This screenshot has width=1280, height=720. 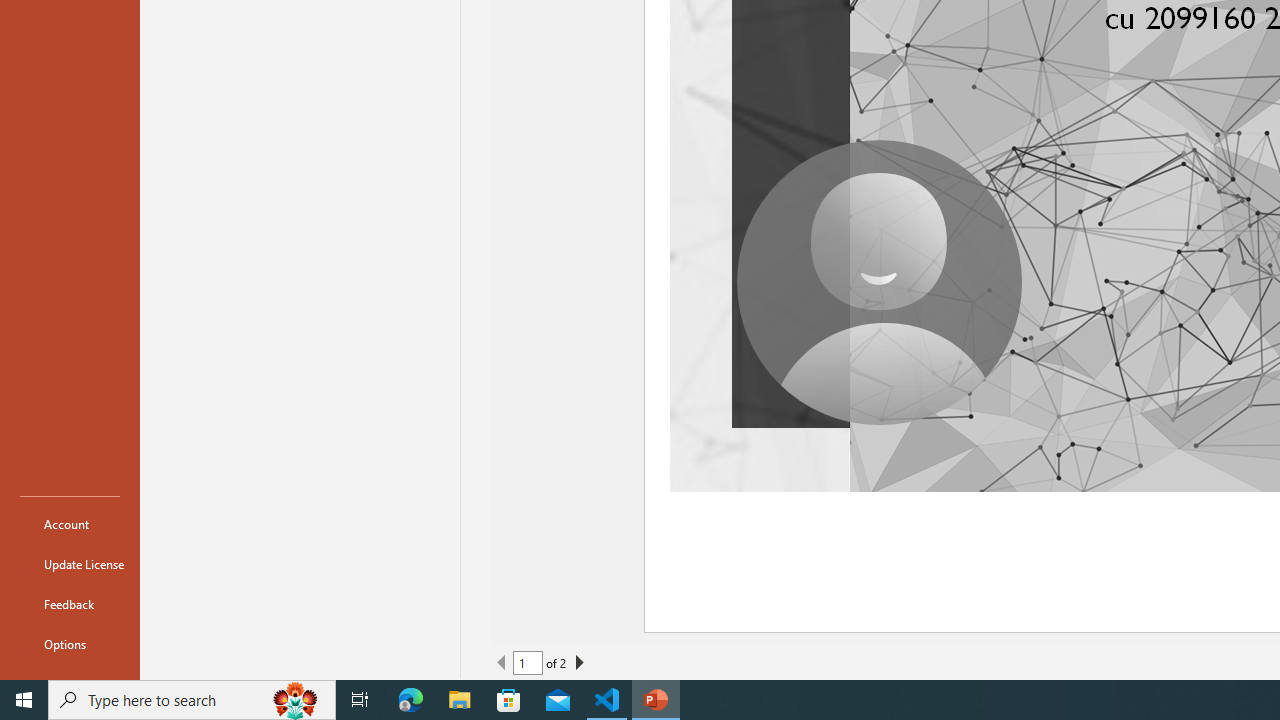 I want to click on 'Account', so click(x=69, y=523).